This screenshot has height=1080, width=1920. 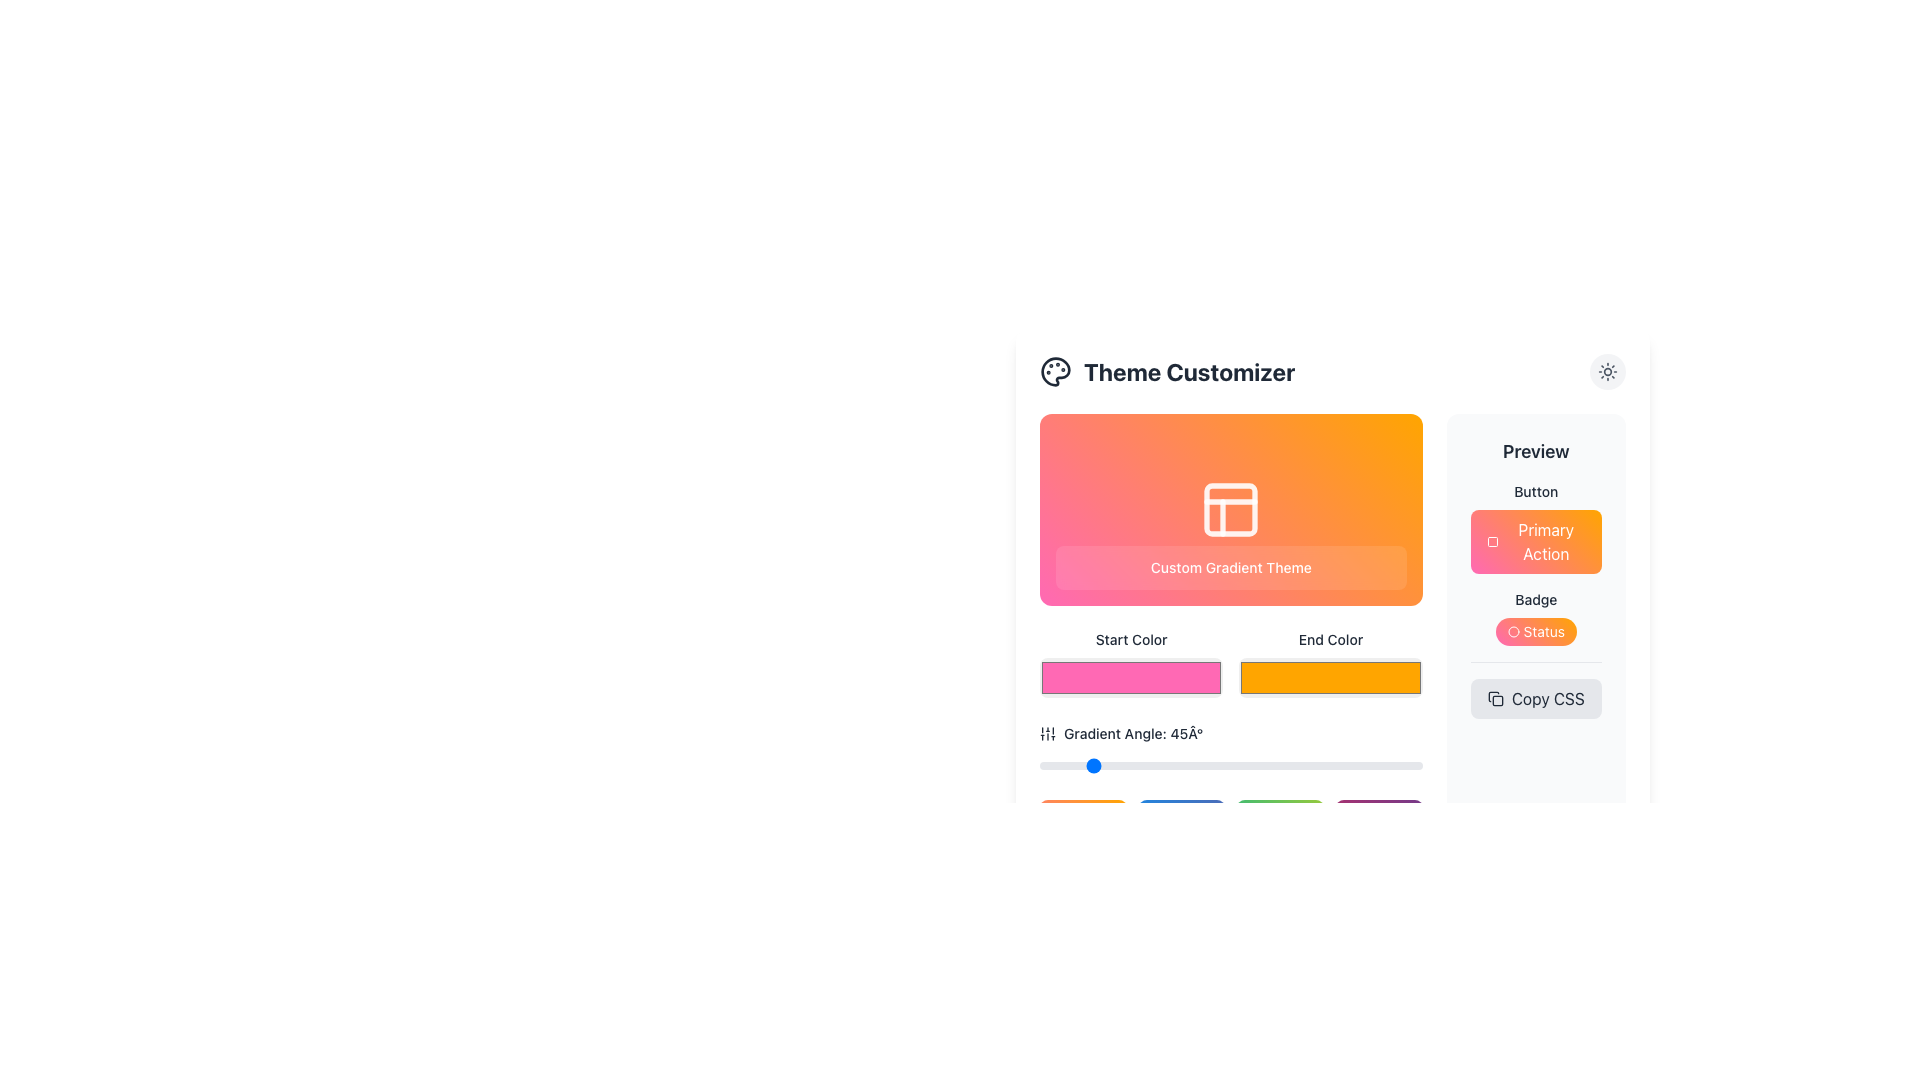 What do you see at coordinates (1230, 664) in the screenshot?
I see `the left or right color selector in the gradient theme grid component` at bounding box center [1230, 664].